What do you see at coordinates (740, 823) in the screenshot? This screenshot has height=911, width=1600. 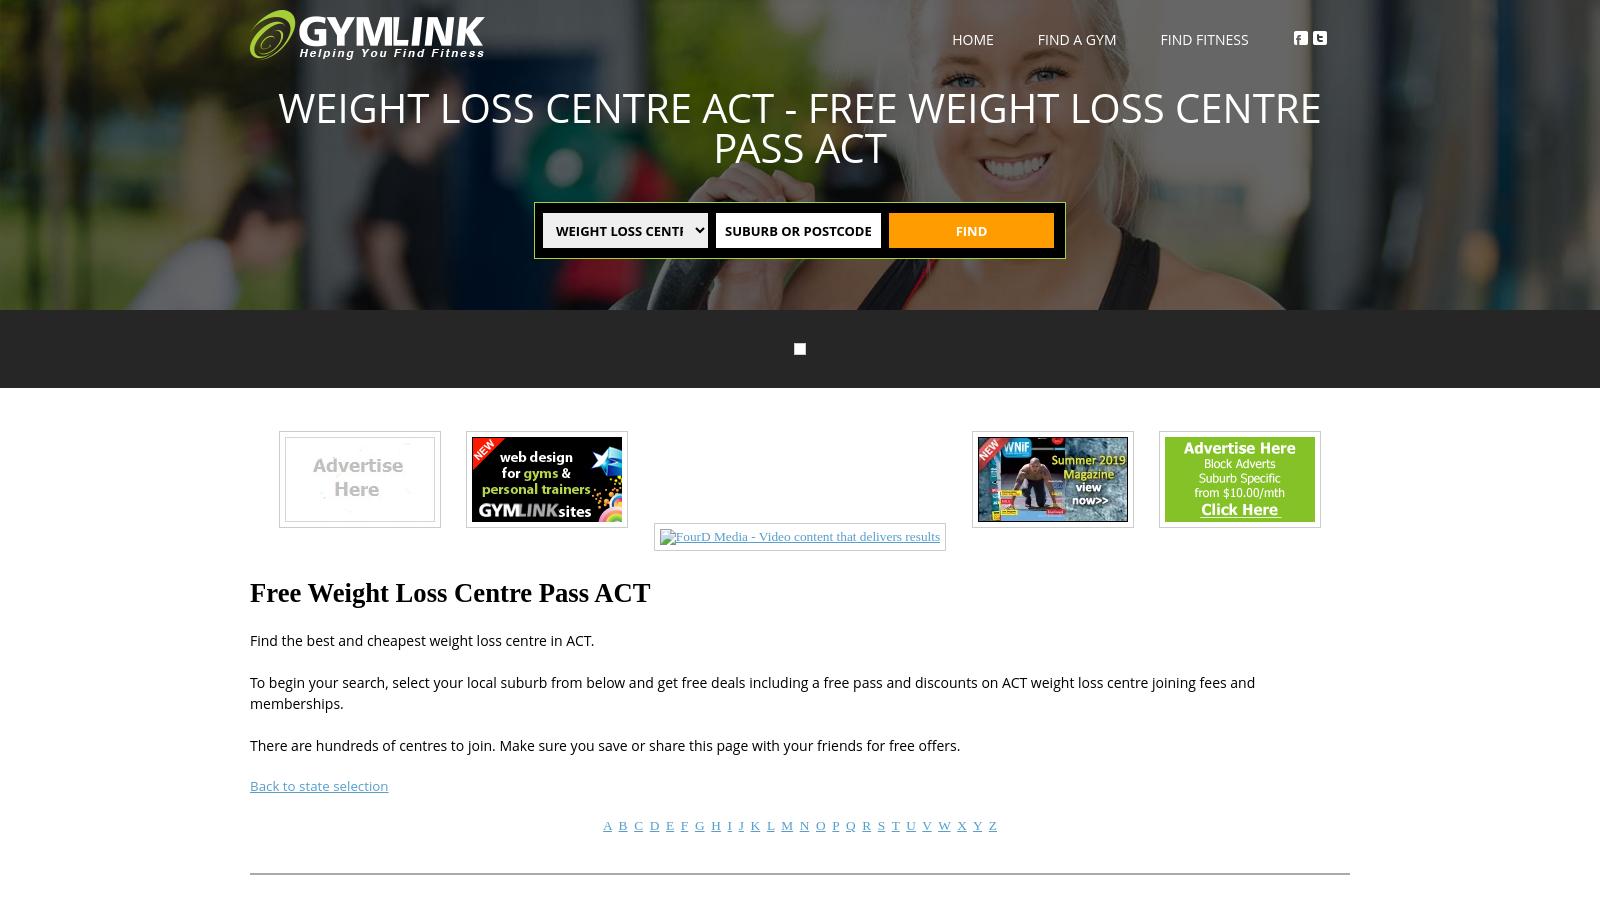 I see `'J'` at bounding box center [740, 823].